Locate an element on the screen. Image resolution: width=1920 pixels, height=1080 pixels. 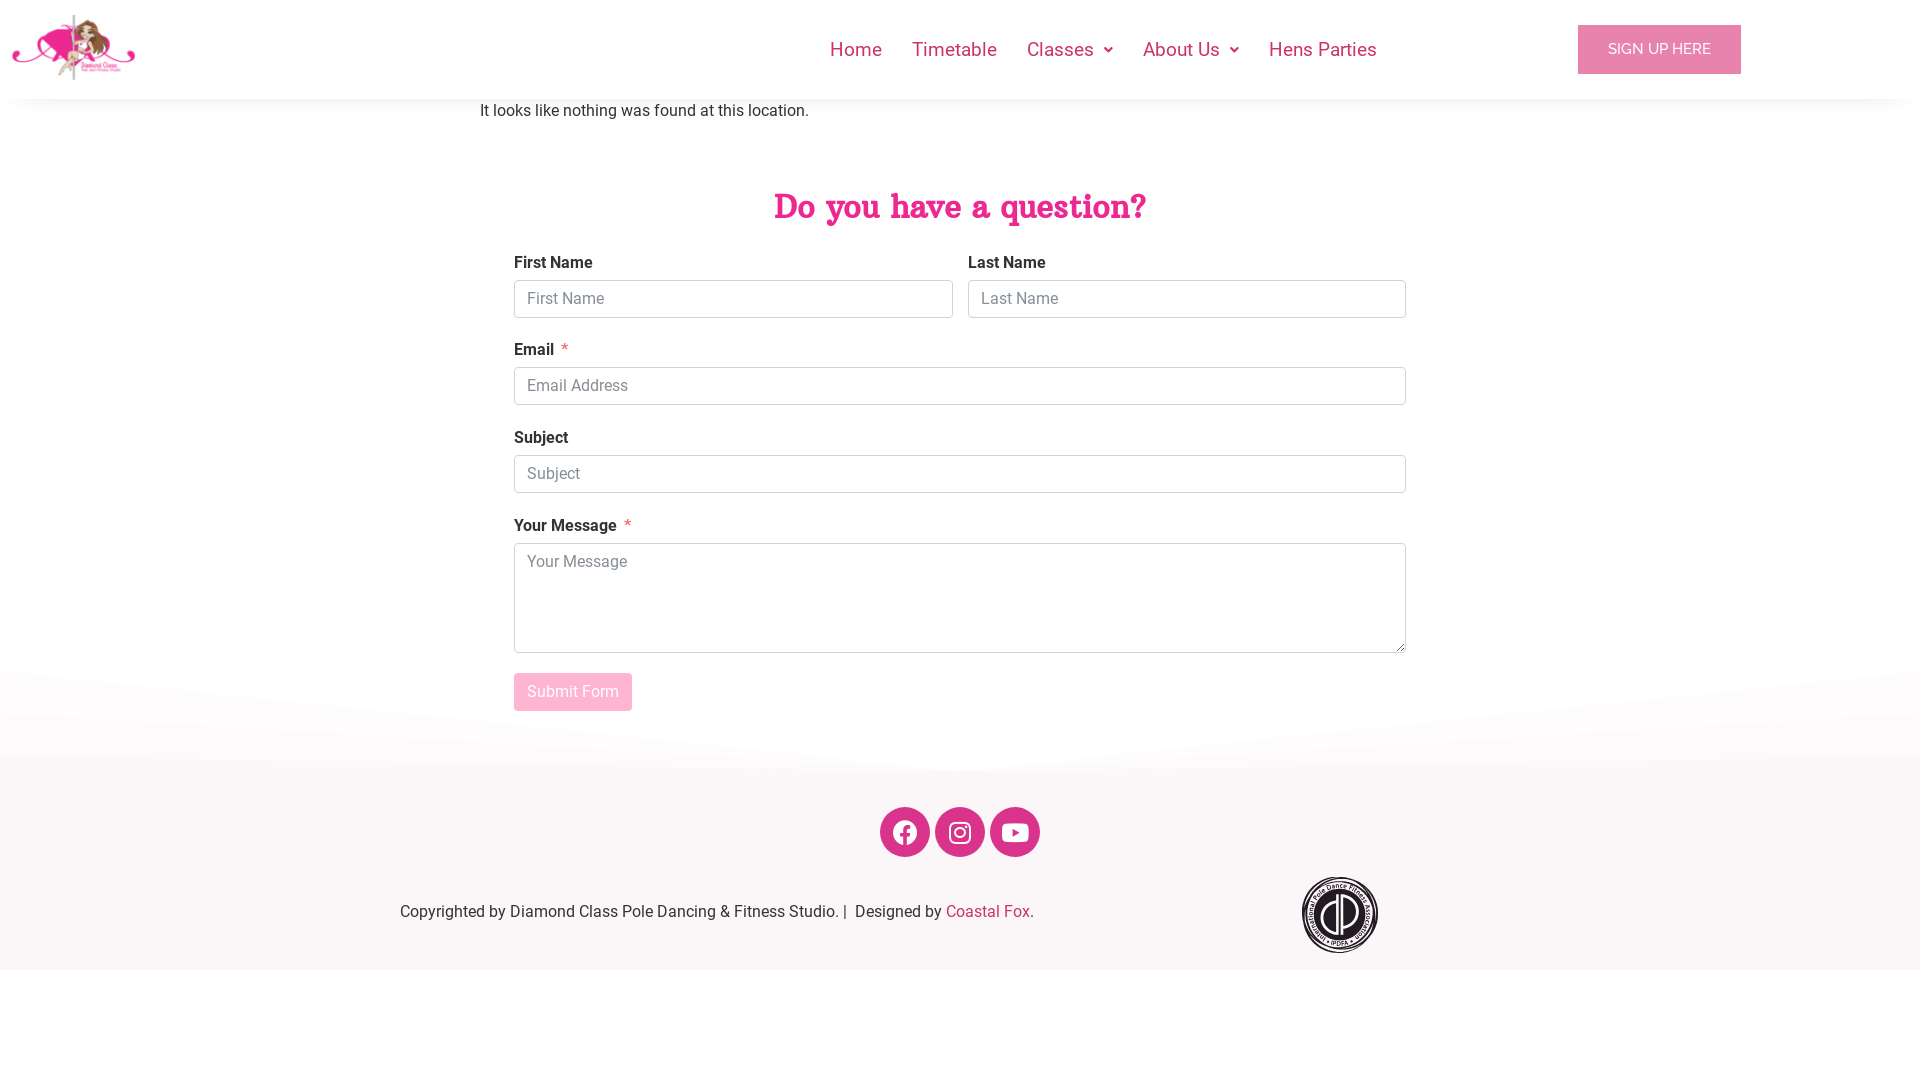
'Home' is located at coordinates (855, 48).